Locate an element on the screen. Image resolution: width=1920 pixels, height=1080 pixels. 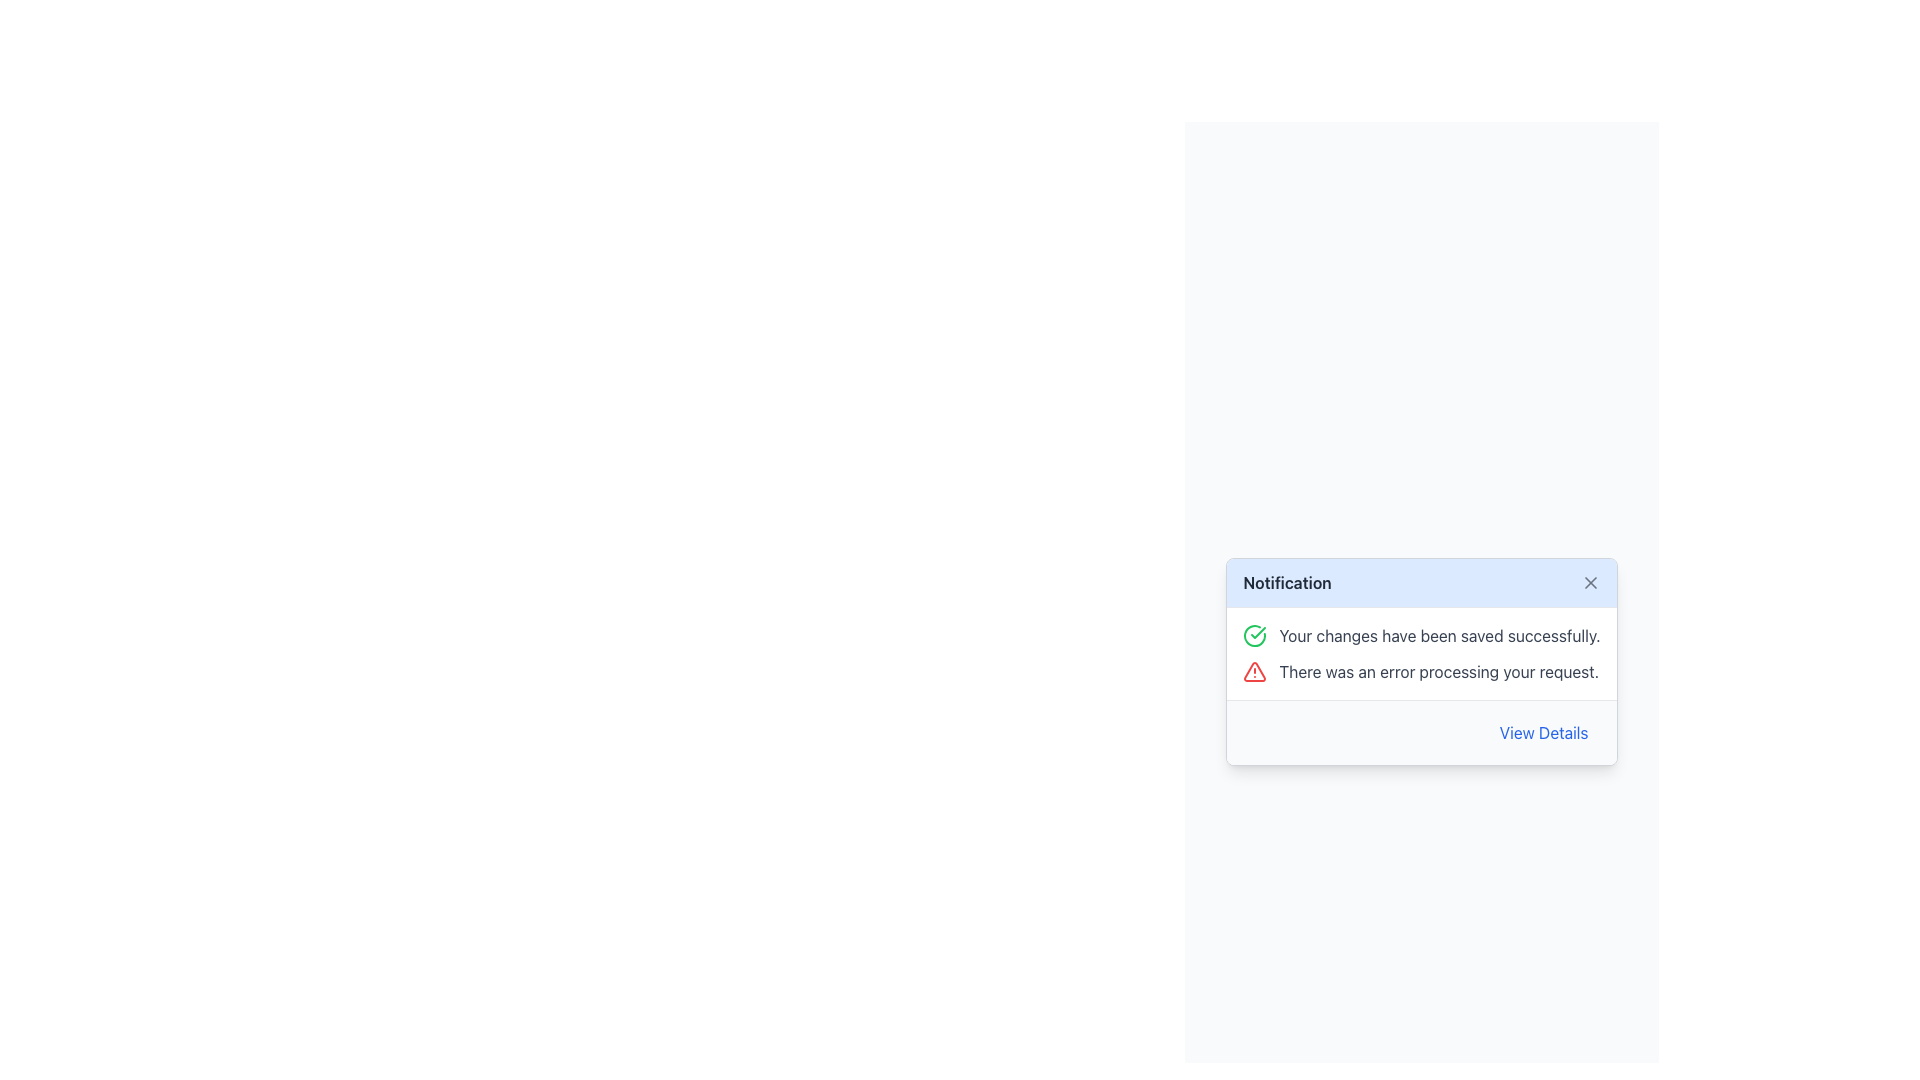
the distinct button located at the bottom-right of the notification box is located at coordinates (1543, 732).